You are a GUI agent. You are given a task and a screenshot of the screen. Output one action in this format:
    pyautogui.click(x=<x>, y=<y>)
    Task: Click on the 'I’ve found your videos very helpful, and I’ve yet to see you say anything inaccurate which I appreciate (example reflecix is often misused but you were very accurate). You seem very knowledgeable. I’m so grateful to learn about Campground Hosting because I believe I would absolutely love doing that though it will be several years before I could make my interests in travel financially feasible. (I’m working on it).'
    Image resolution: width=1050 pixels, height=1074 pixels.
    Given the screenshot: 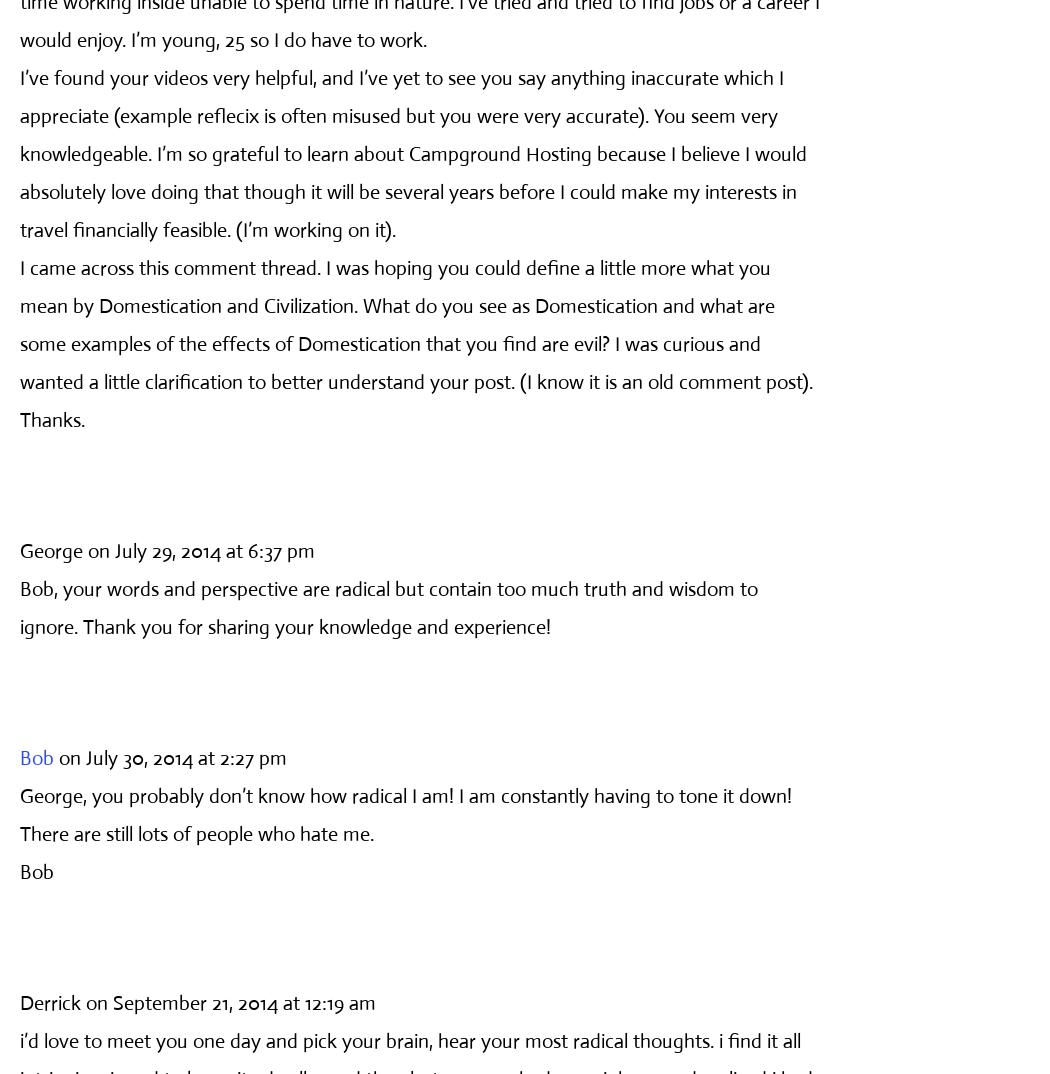 What is the action you would take?
    pyautogui.click(x=412, y=152)
    